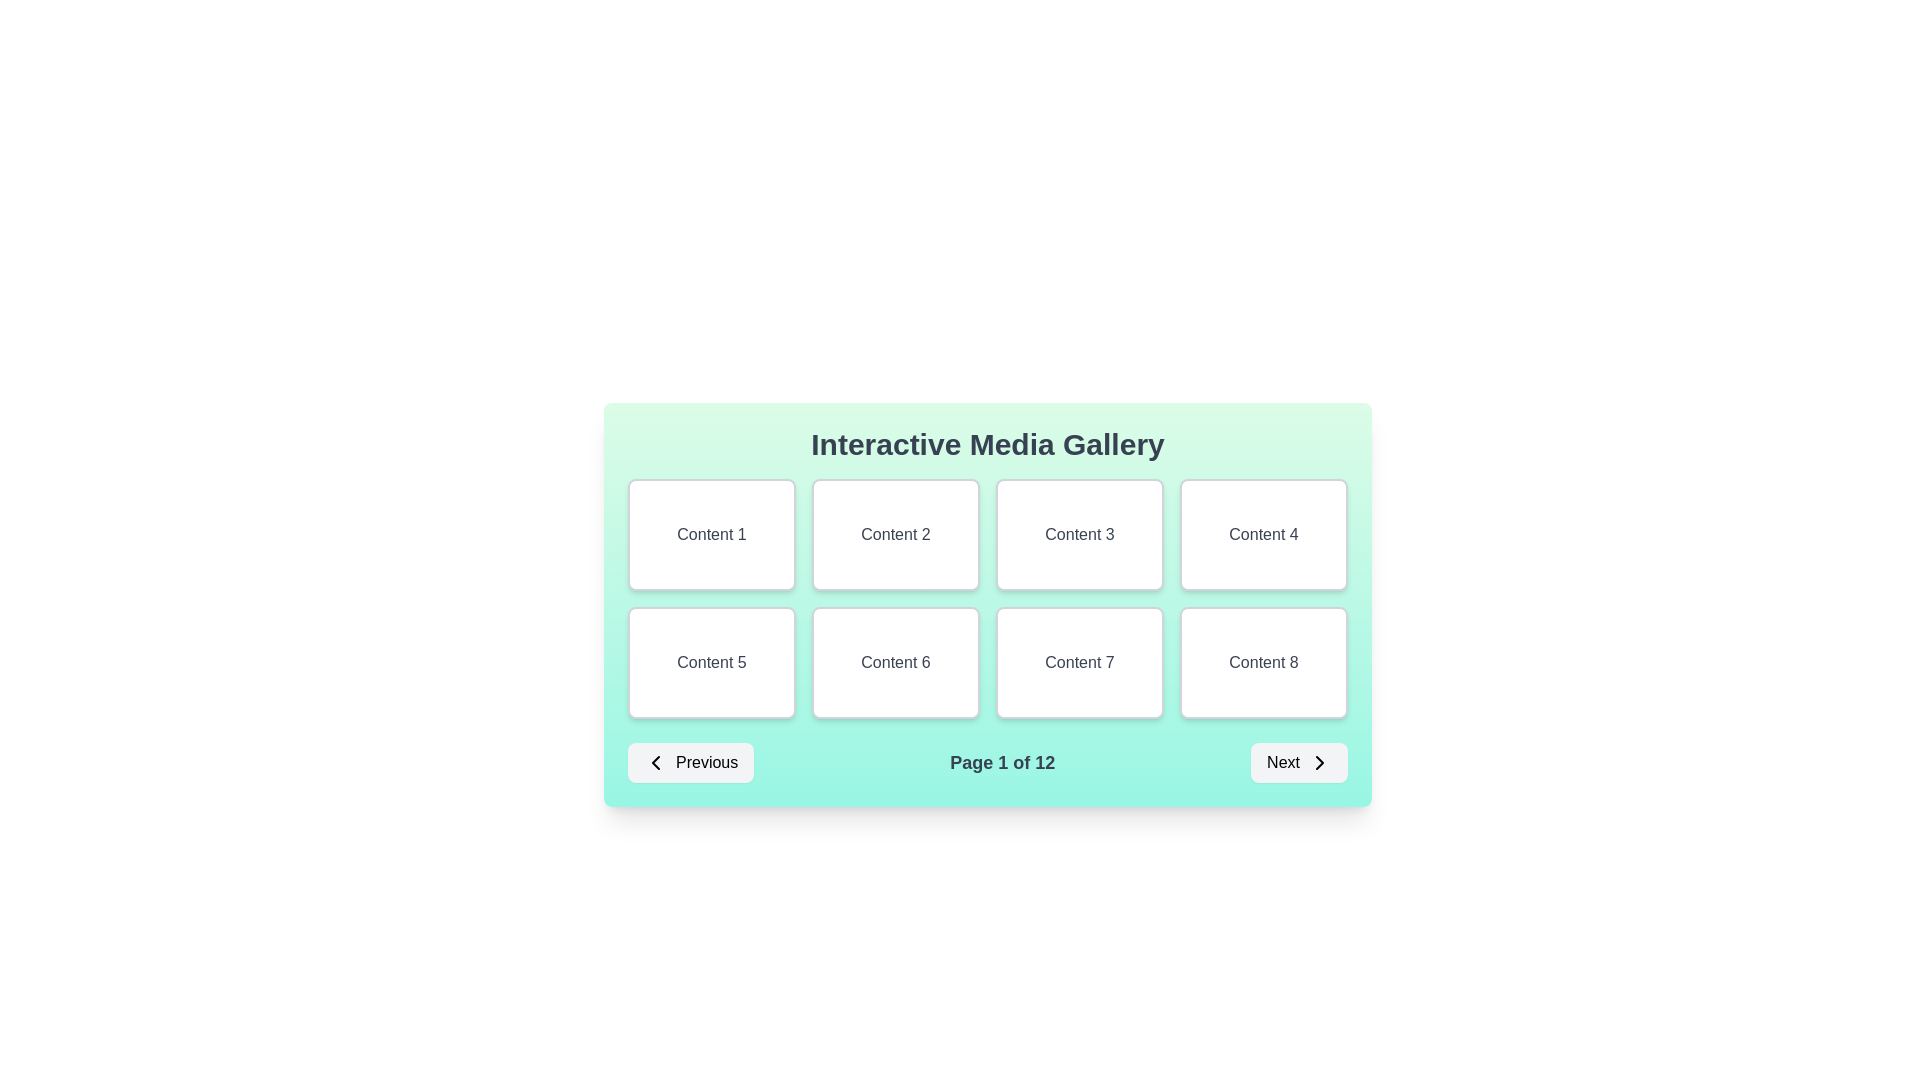 Image resolution: width=1920 pixels, height=1080 pixels. Describe the element at coordinates (656, 763) in the screenshot. I see `the chevron icon located to the left of the 'Previous' button at the bottom-left corner of the interactive gallery interface` at that location.